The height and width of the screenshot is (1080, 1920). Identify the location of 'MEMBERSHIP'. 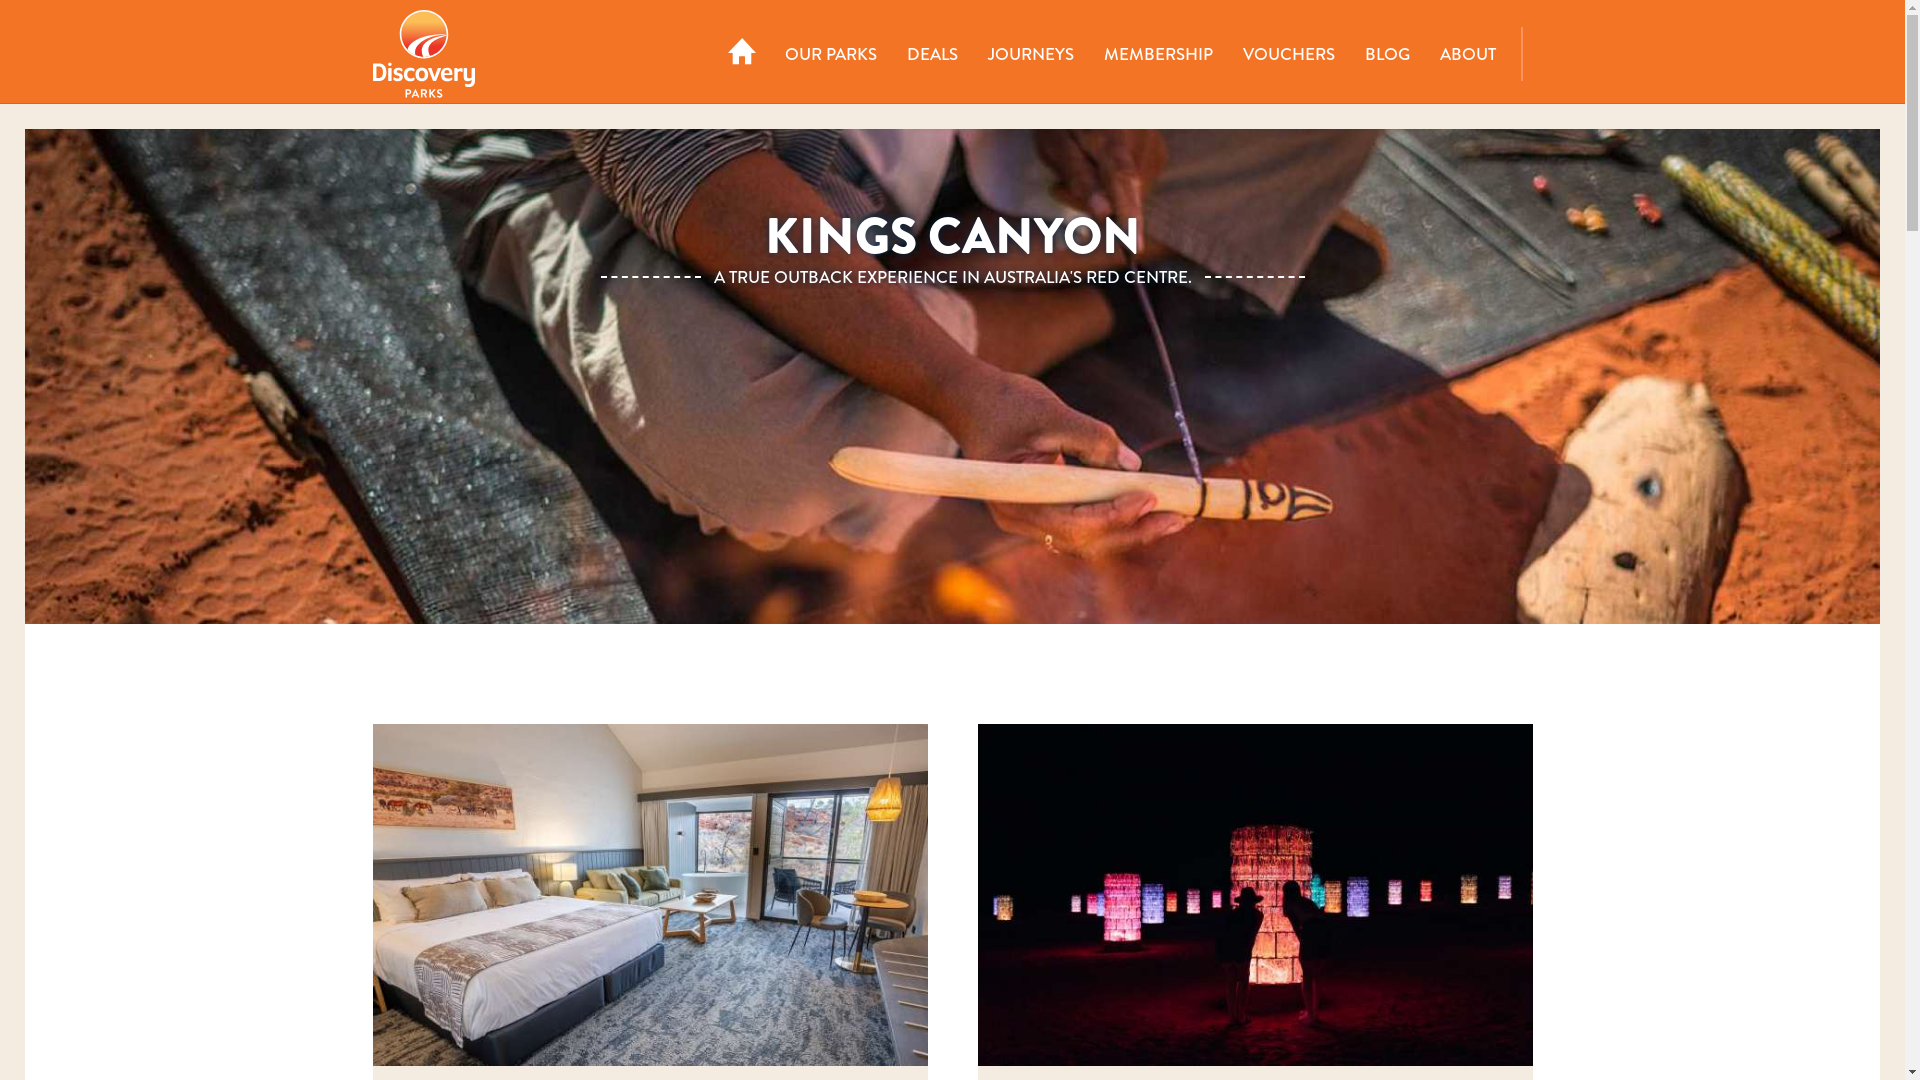
(1087, 53).